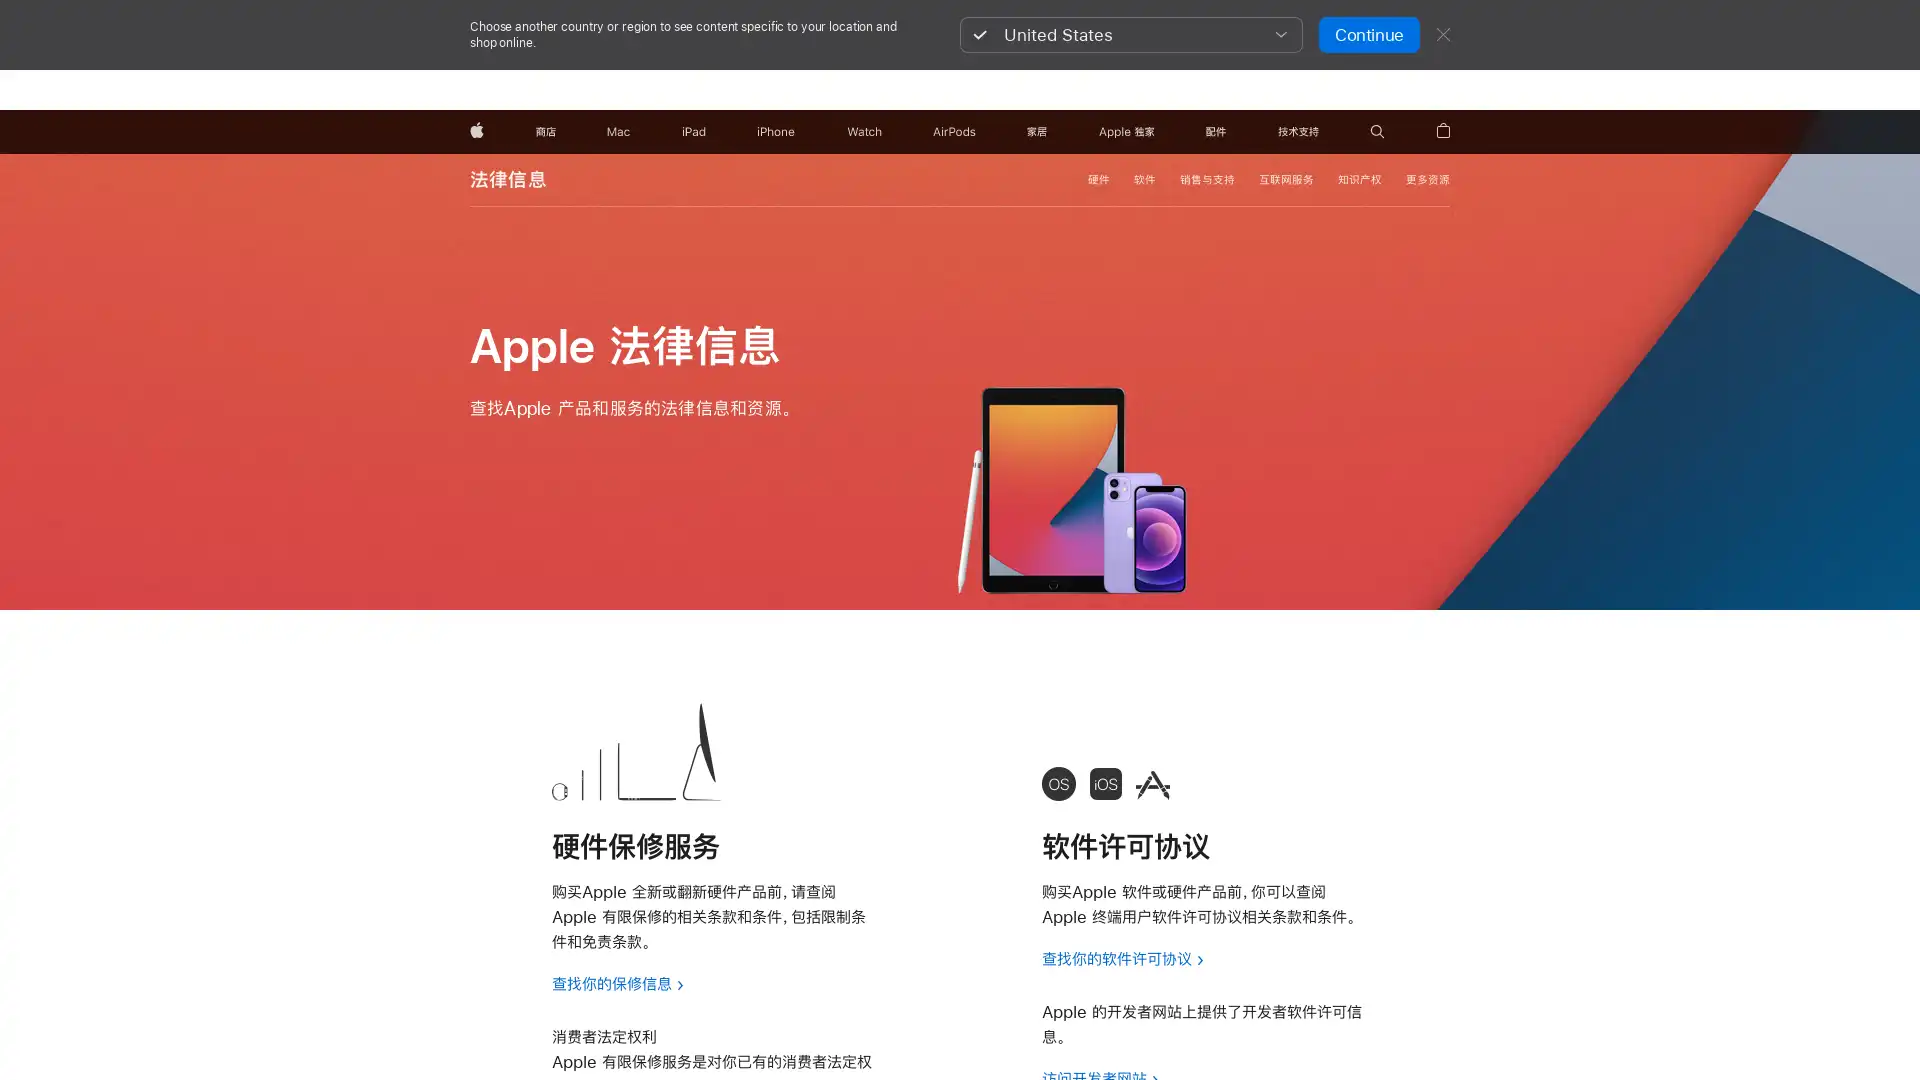  What do you see at coordinates (1443, 34) in the screenshot?
I see `Exit` at bounding box center [1443, 34].